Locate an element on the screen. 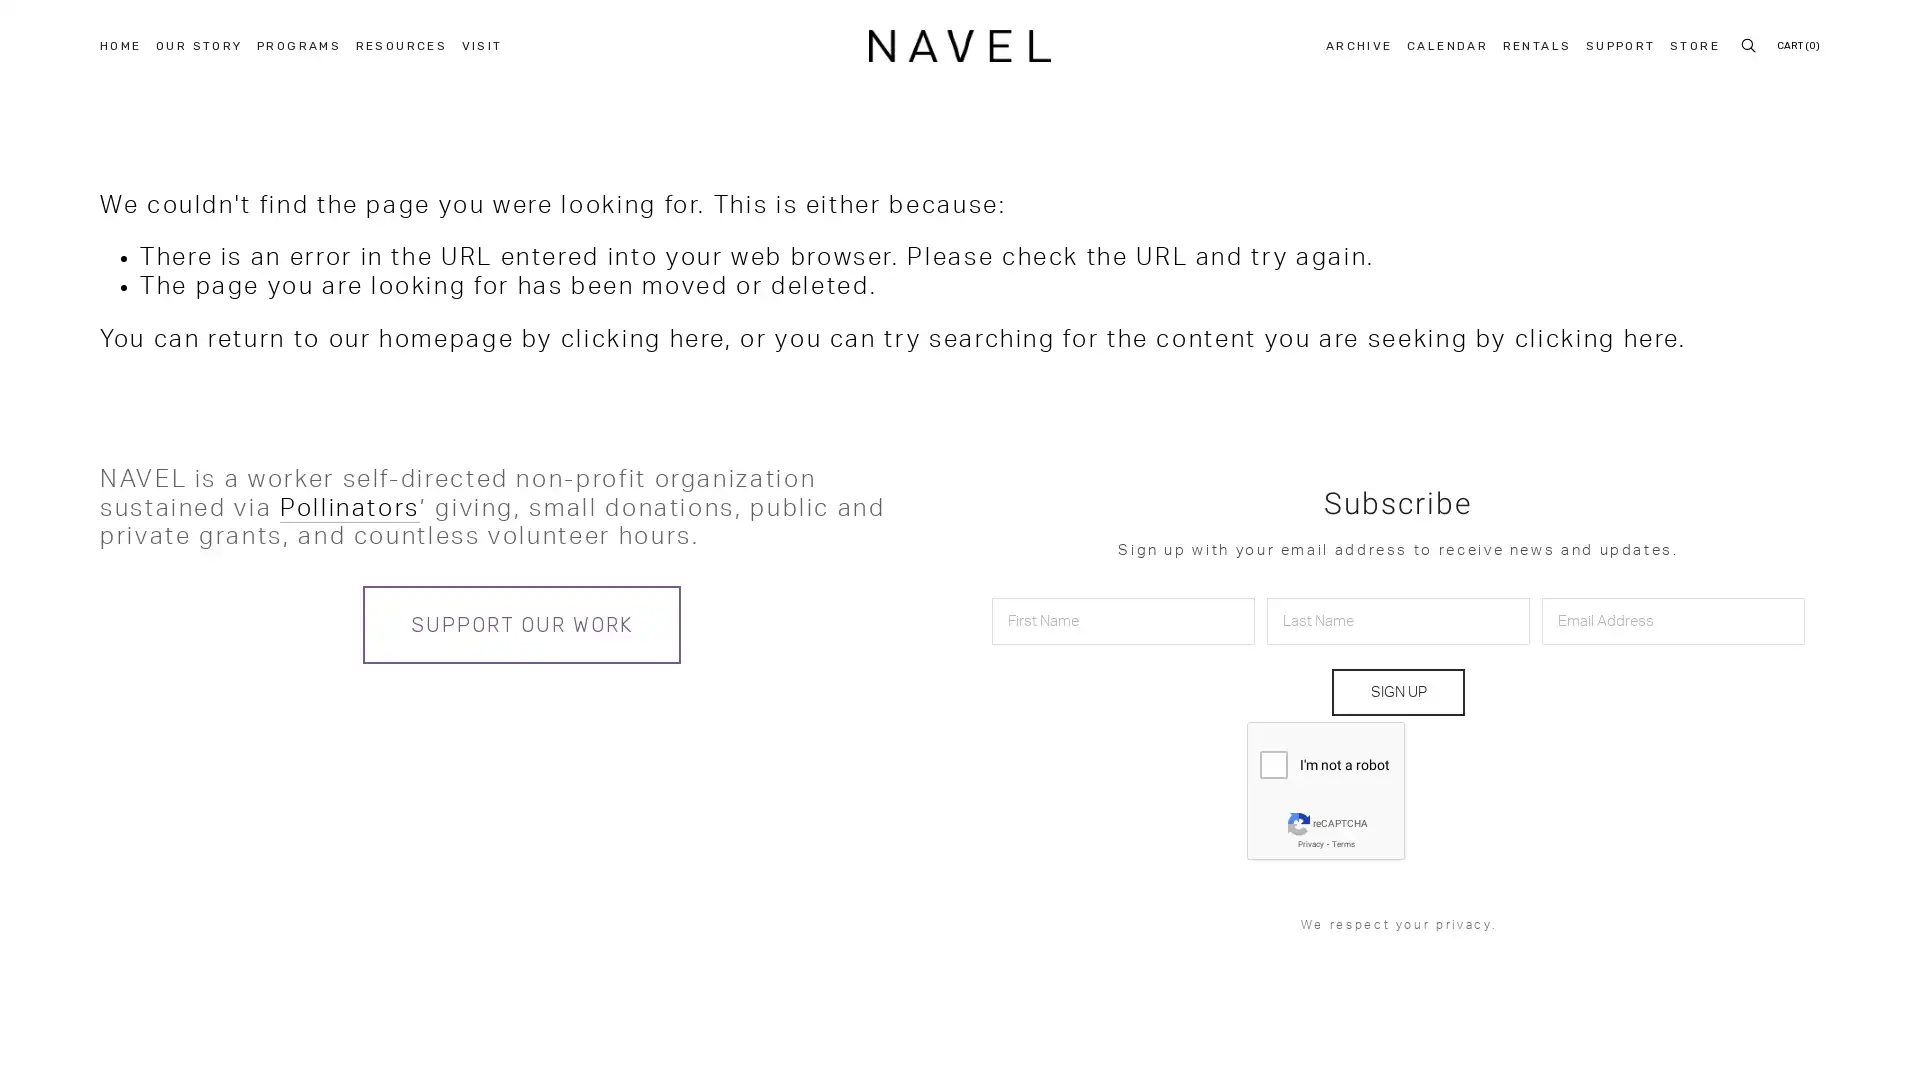  SIGN UP is located at coordinates (1397, 690).